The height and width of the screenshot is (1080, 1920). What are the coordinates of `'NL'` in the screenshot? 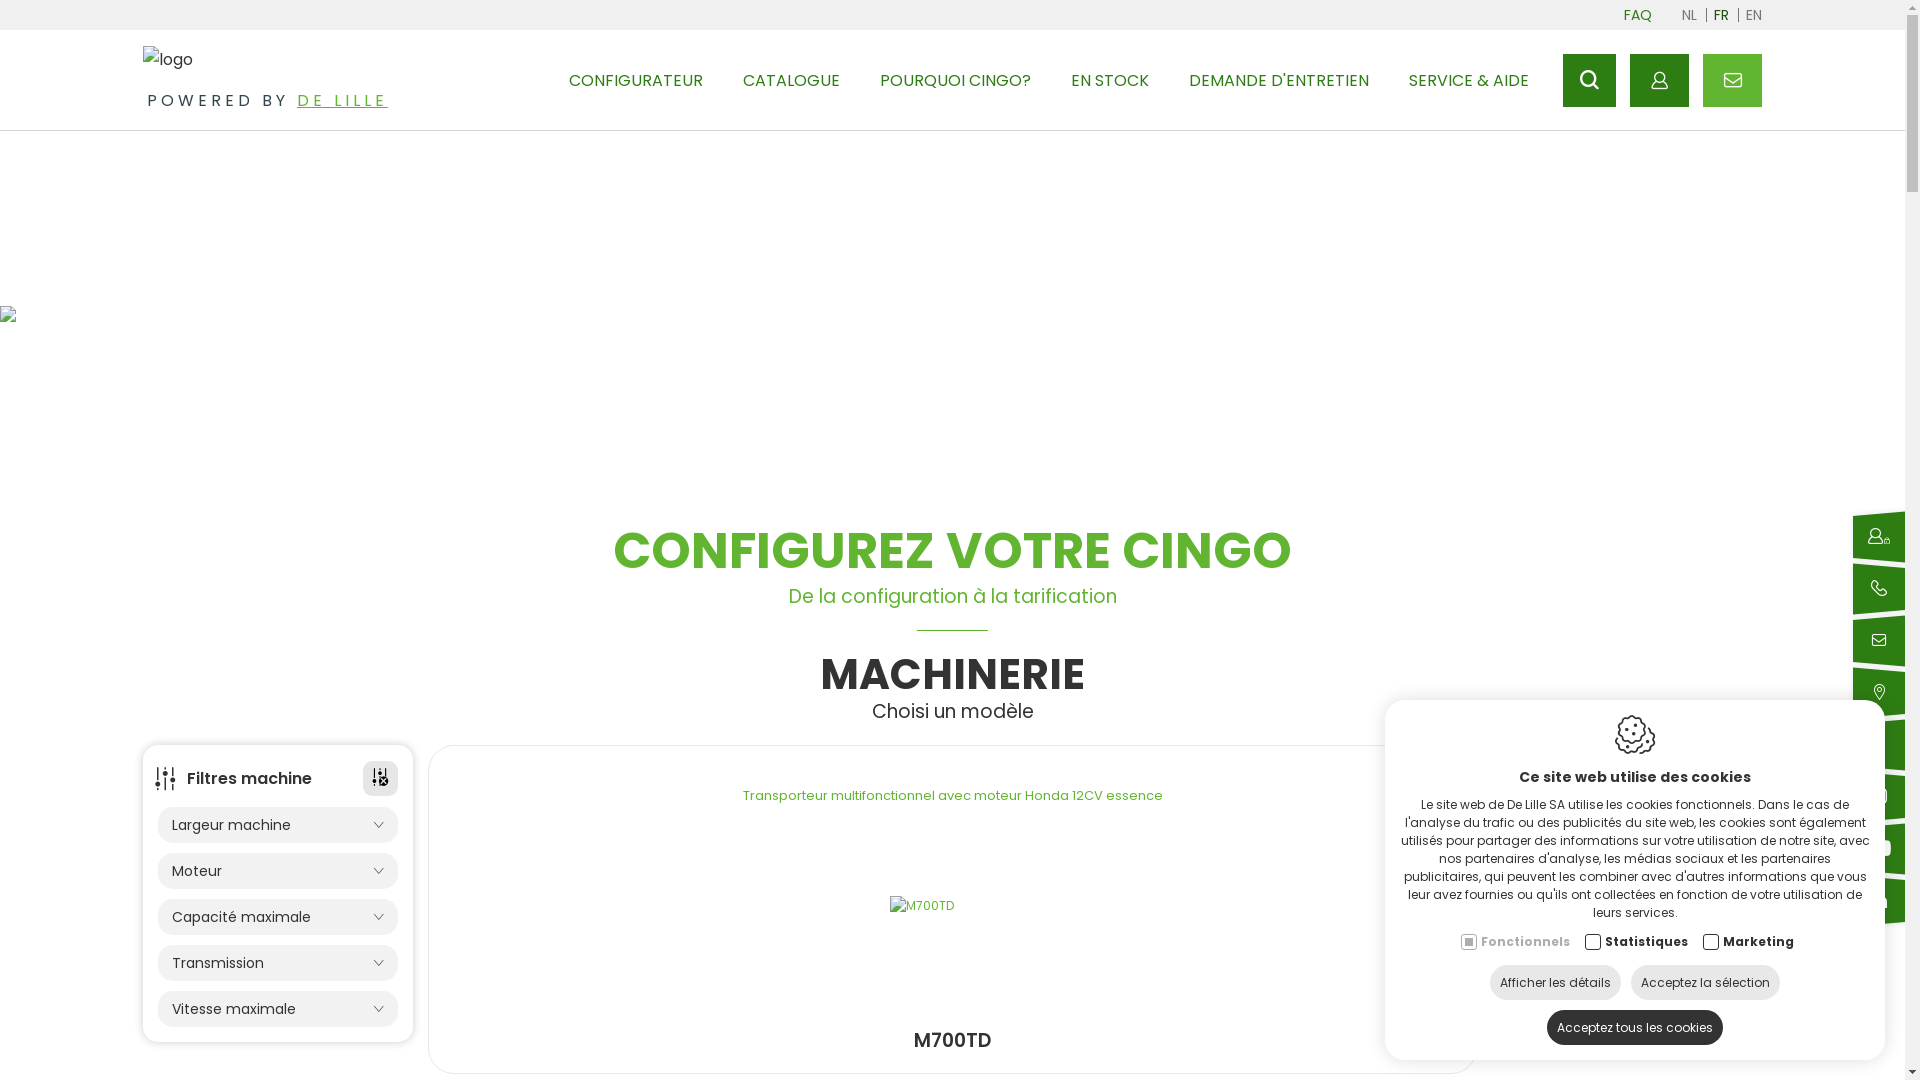 It's located at (1680, 15).